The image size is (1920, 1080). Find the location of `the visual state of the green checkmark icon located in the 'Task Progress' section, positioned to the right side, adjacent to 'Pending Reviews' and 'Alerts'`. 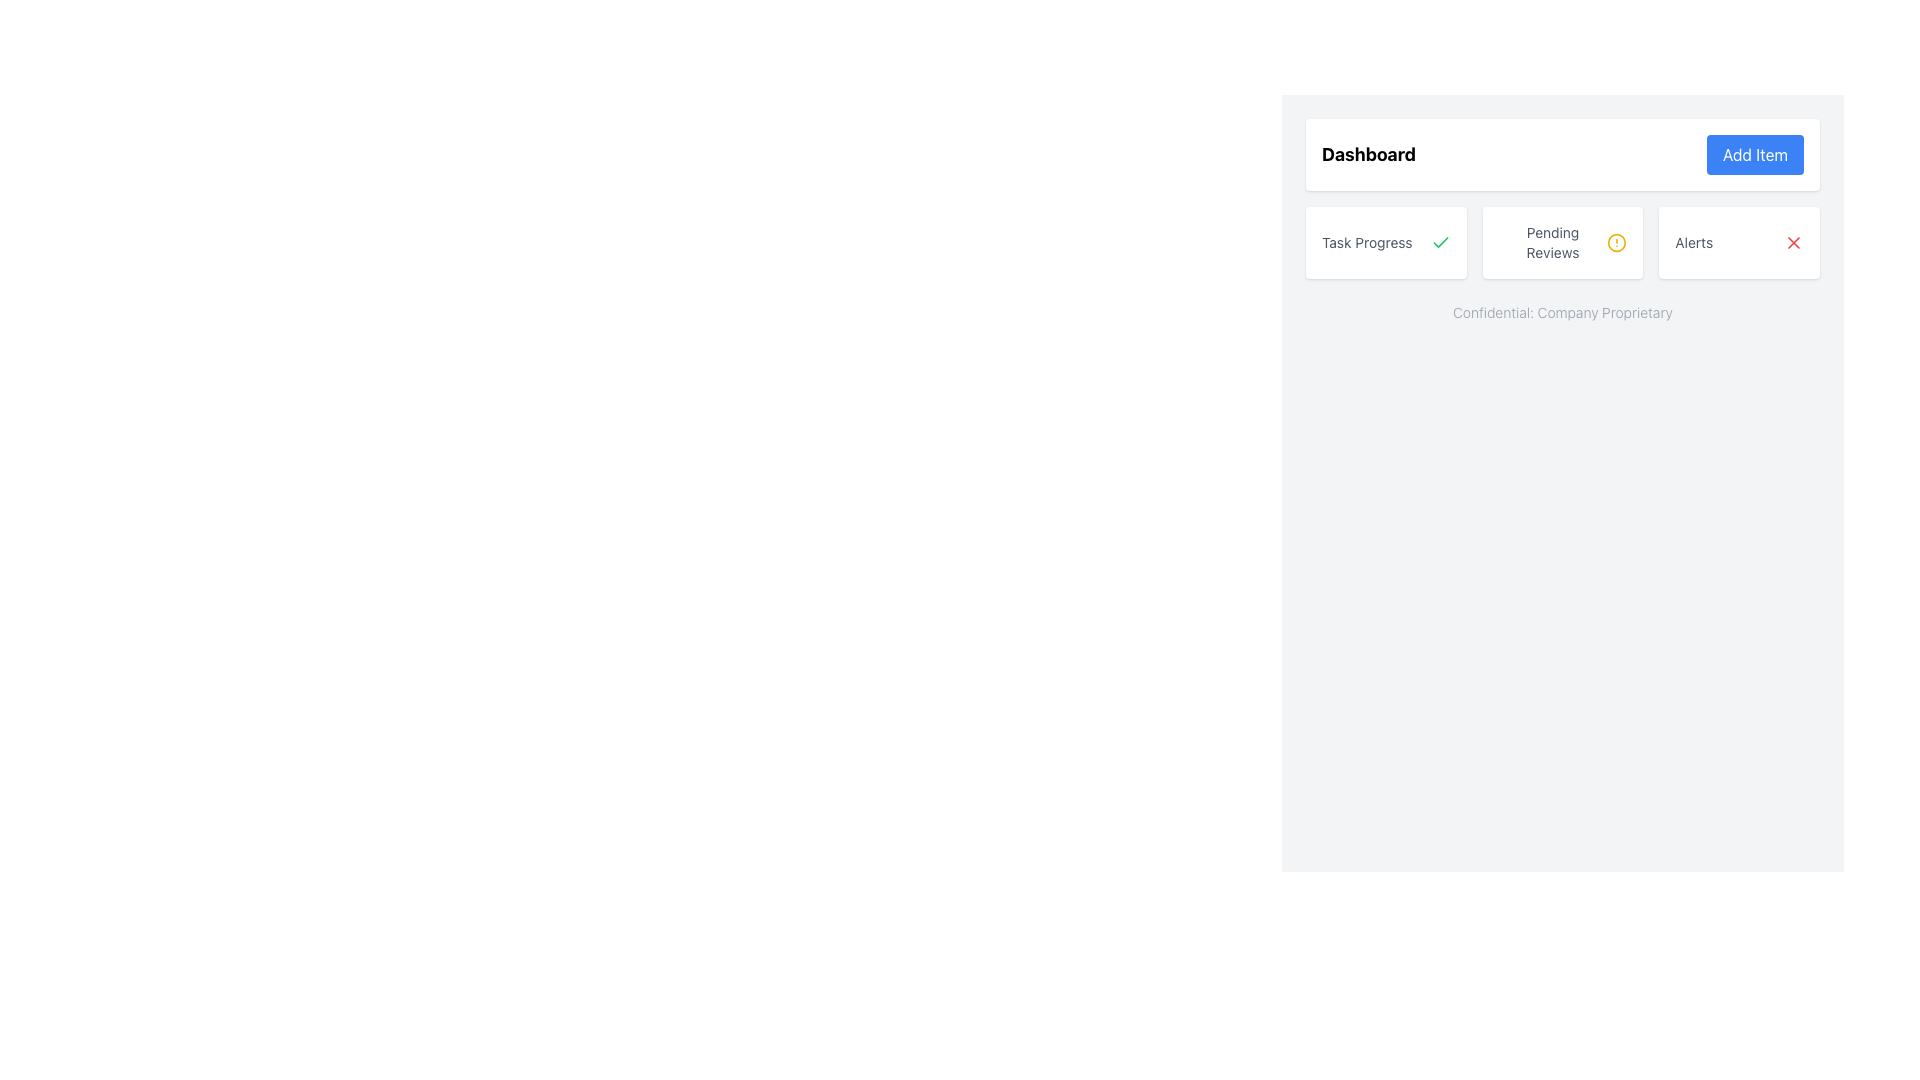

the visual state of the green checkmark icon located in the 'Task Progress' section, positioned to the right side, adjacent to 'Pending Reviews' and 'Alerts' is located at coordinates (1440, 242).